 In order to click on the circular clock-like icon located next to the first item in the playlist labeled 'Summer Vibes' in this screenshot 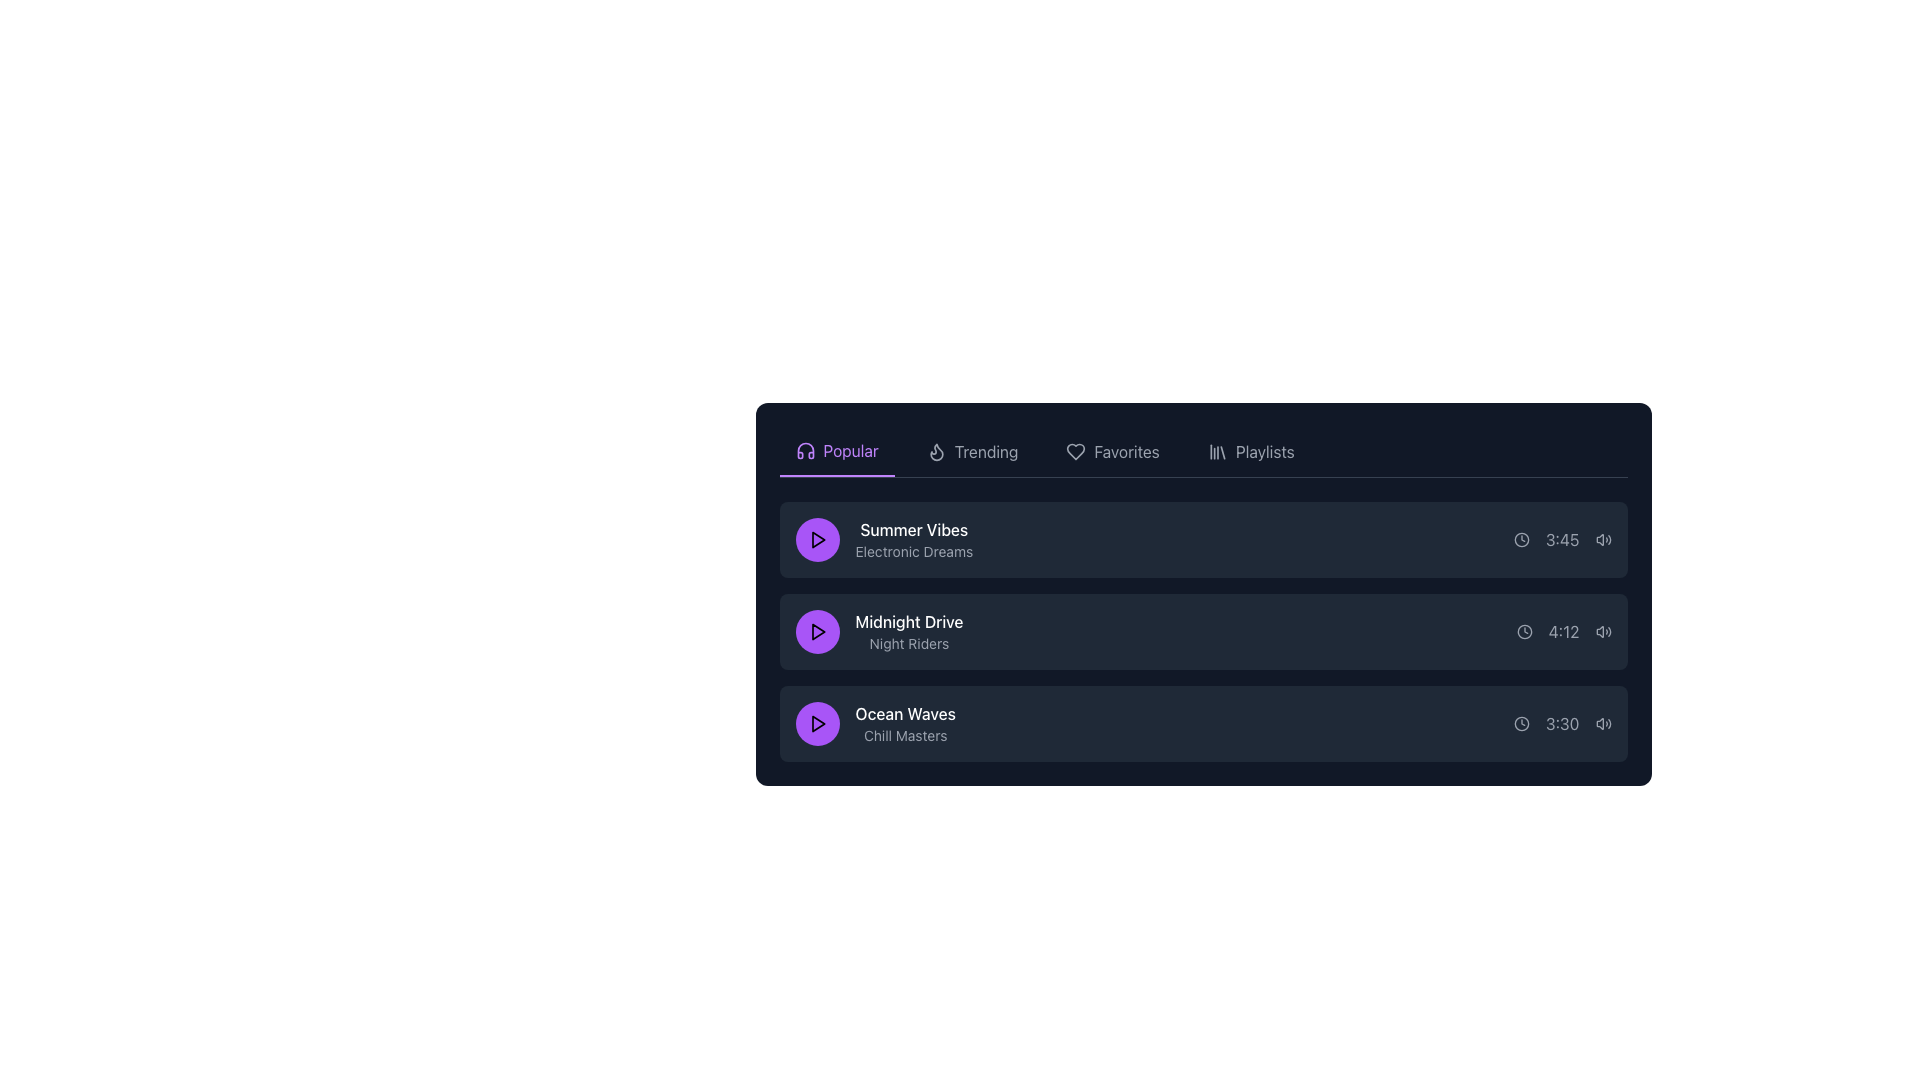, I will do `click(1520, 540)`.